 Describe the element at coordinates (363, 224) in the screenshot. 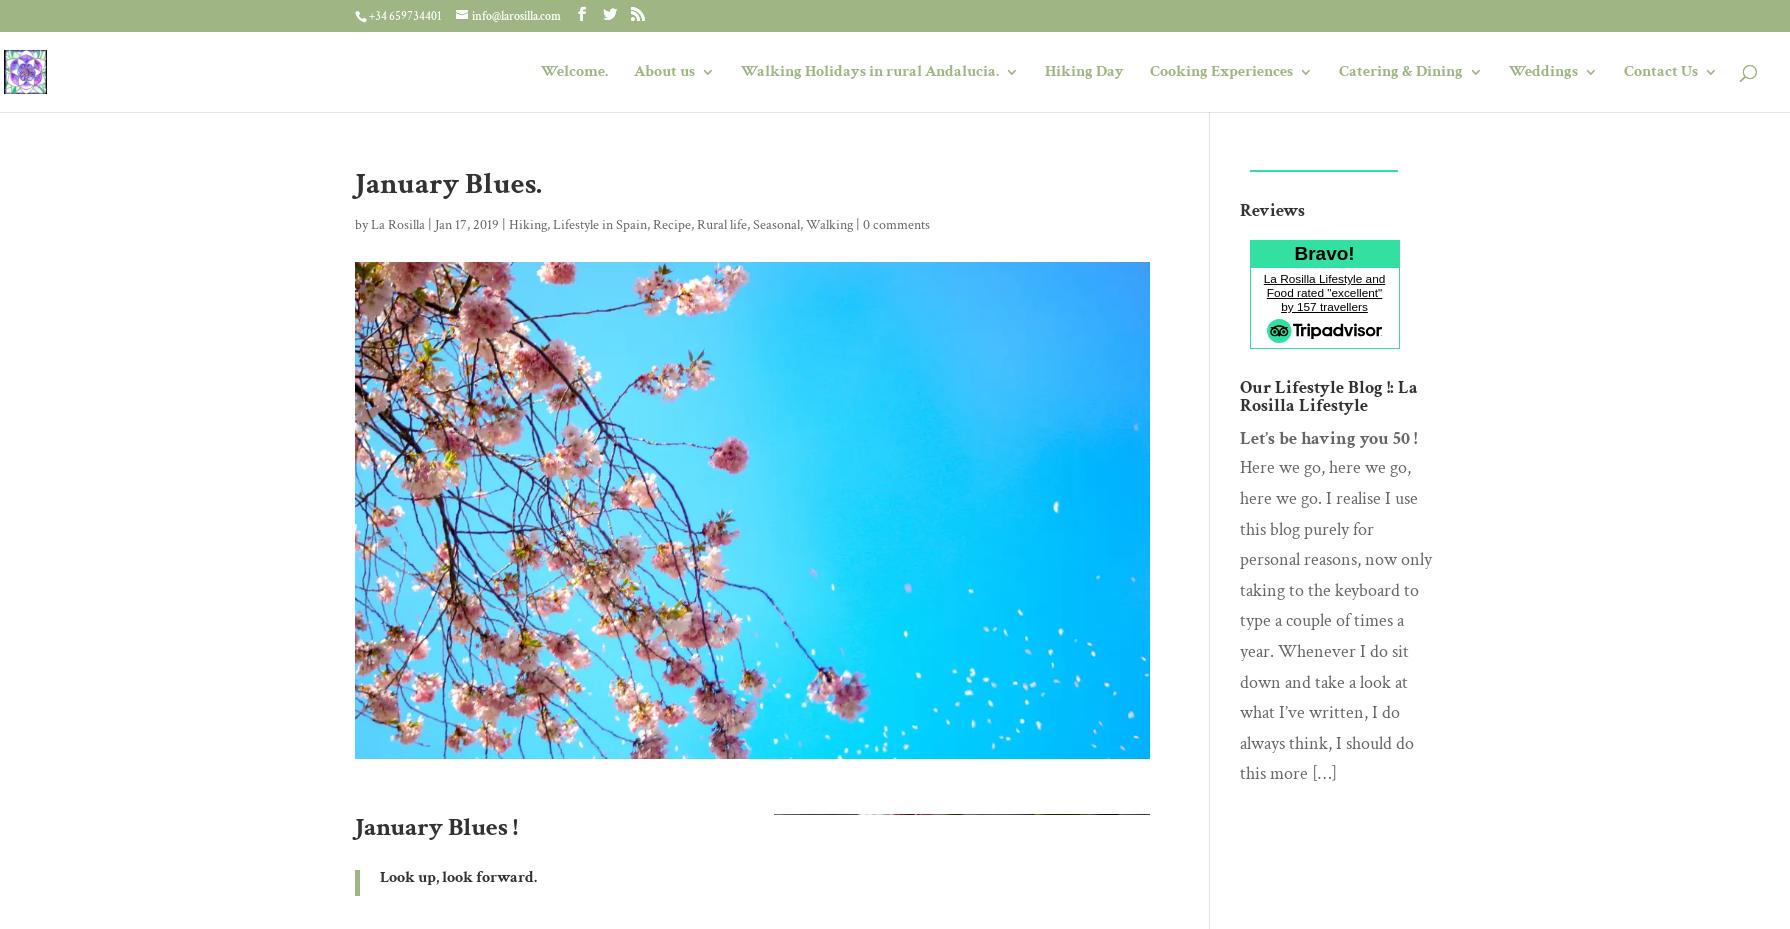

I see `'by'` at that location.